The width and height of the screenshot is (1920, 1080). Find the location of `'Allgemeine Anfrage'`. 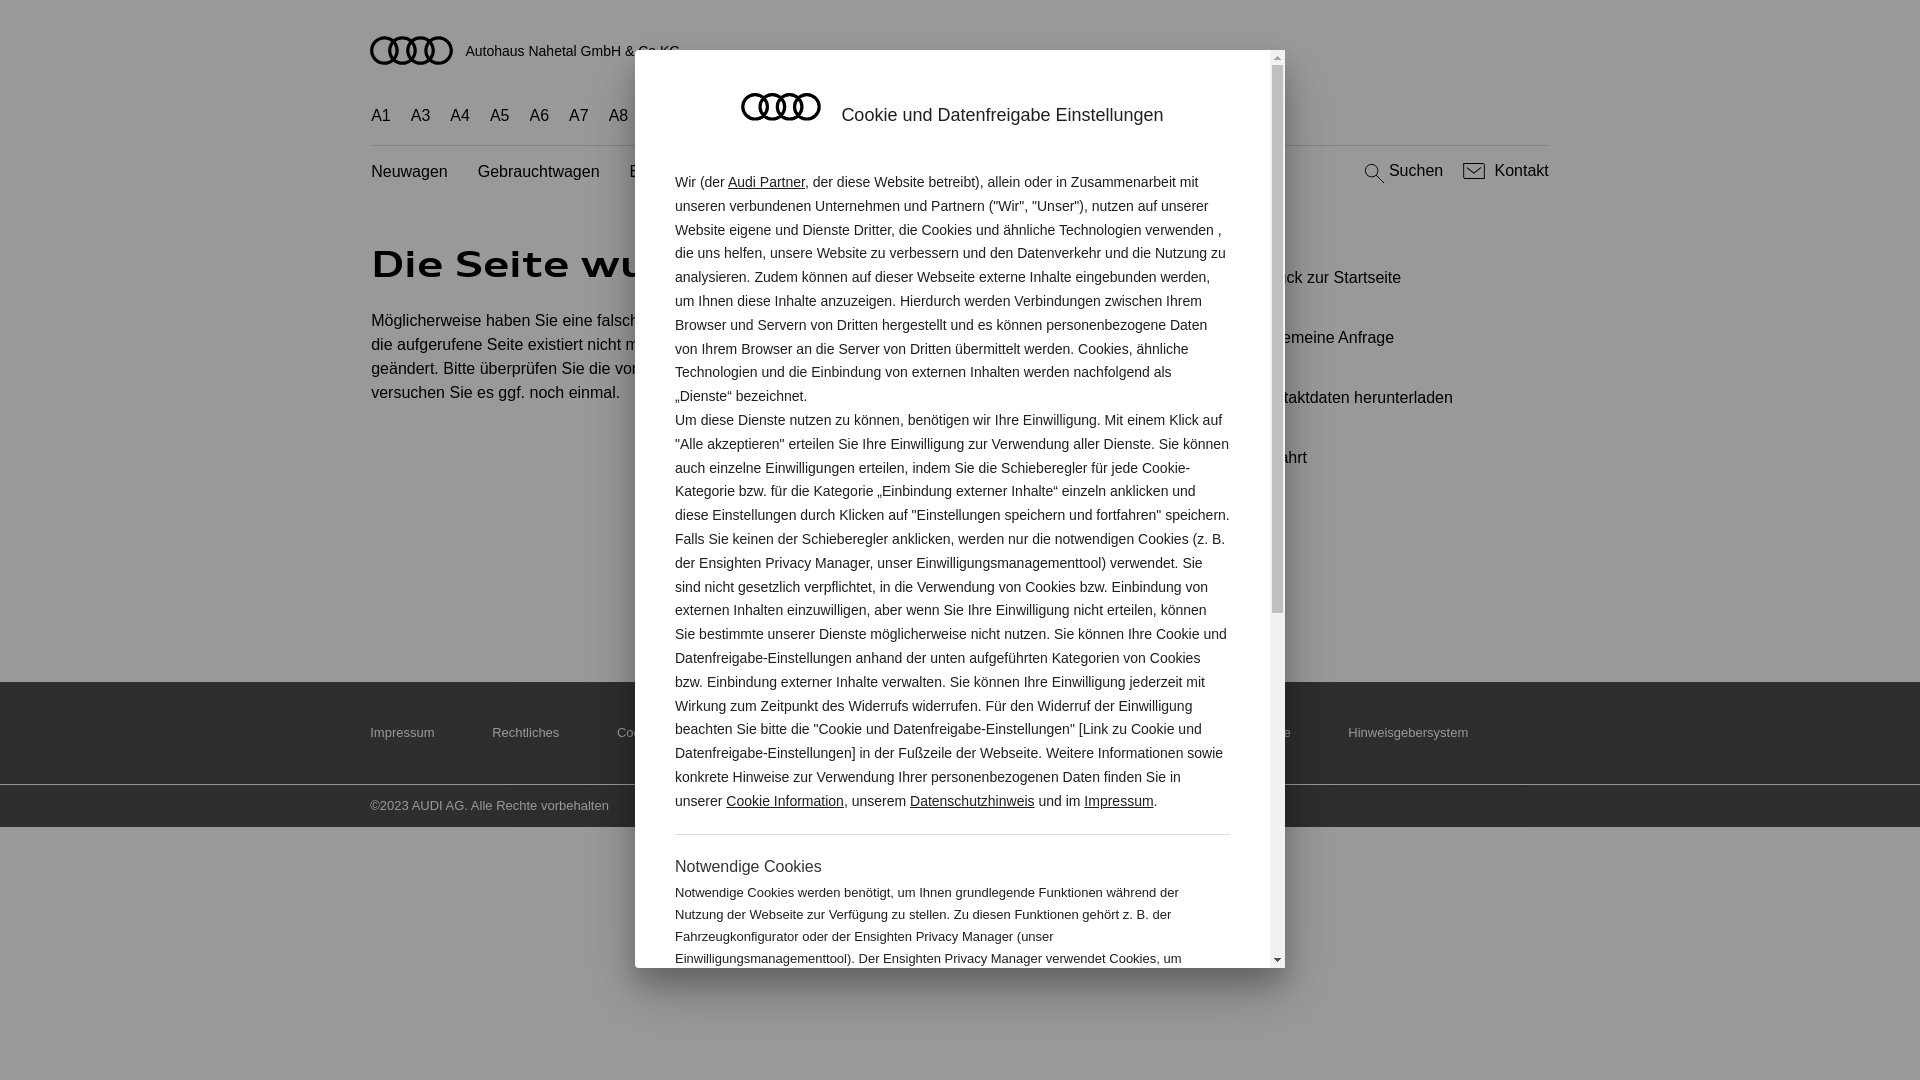

'Allgemeine Anfrage' is located at coordinates (1375, 337).